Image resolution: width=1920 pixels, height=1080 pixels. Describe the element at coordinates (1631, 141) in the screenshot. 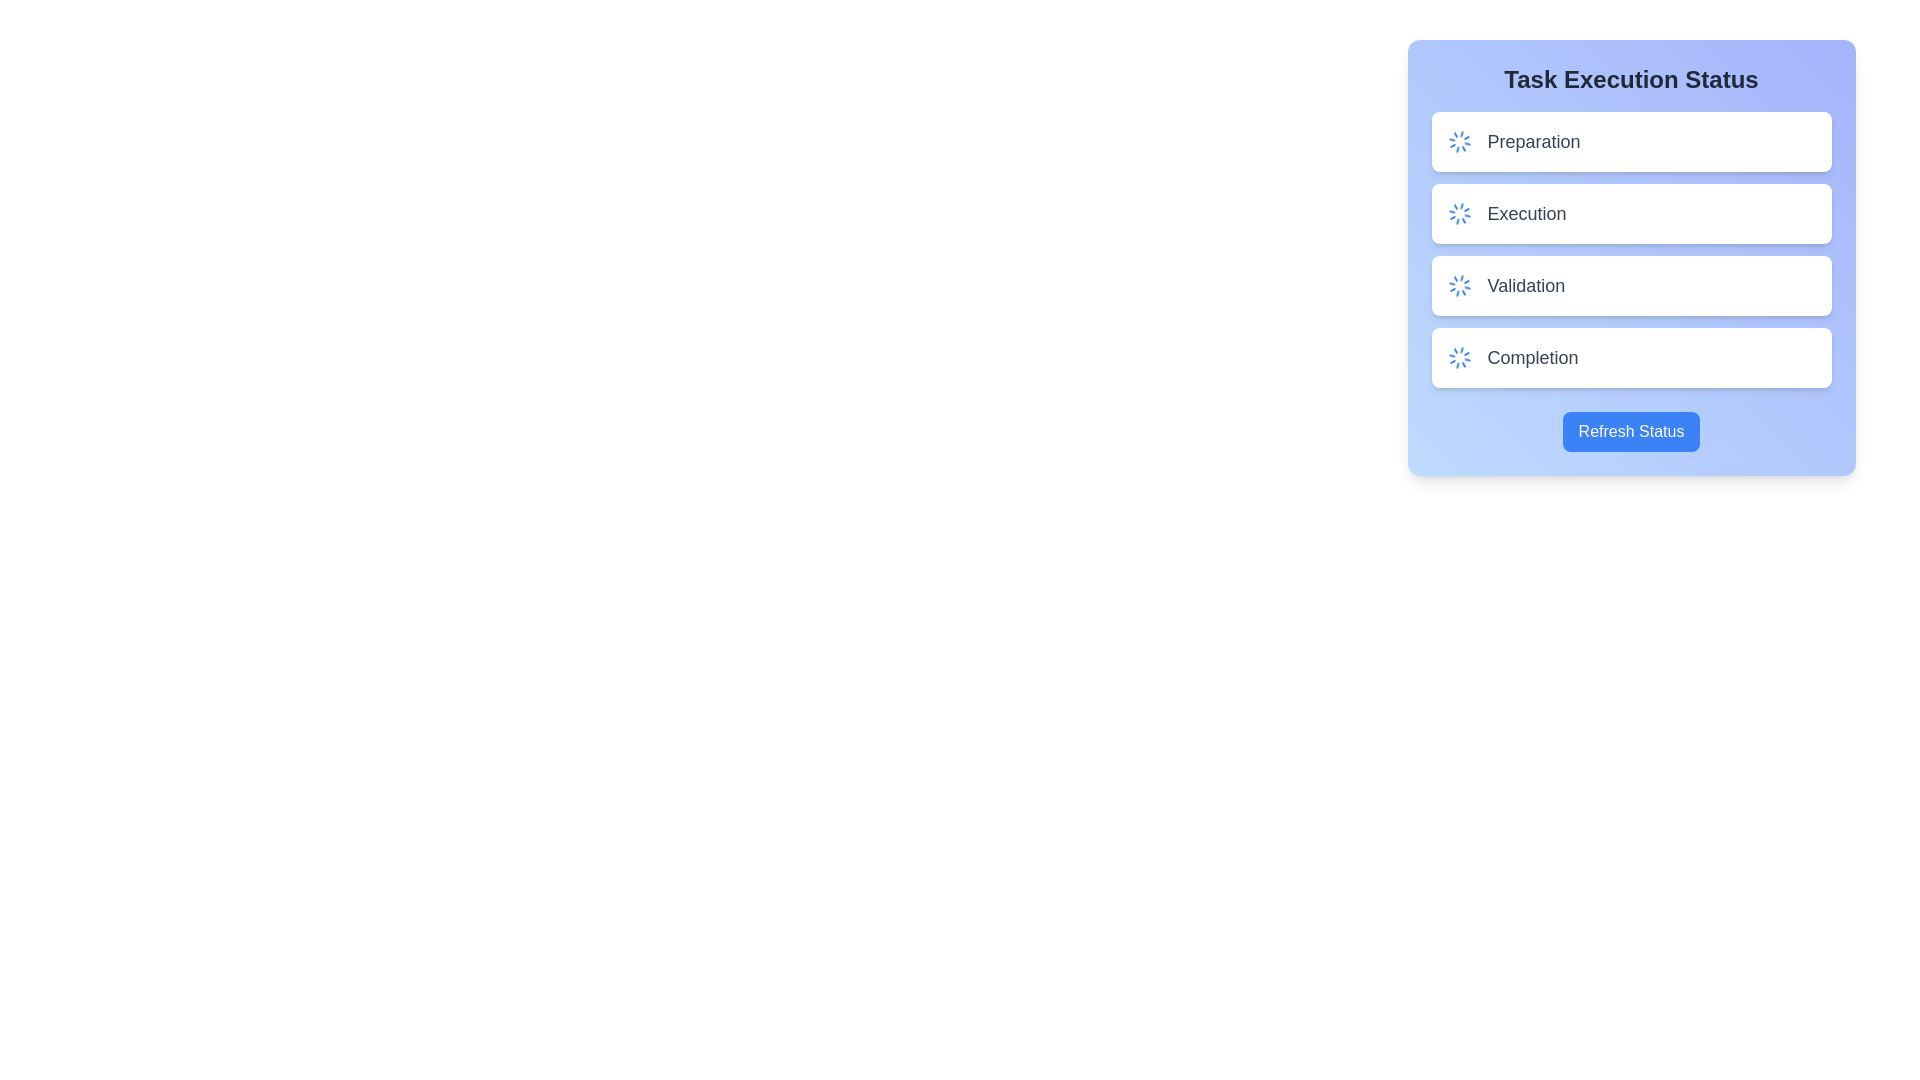

I see `the first Card/List Item labeled 'Preparation' in the vertical list titled 'Task Execution Status'` at that location.